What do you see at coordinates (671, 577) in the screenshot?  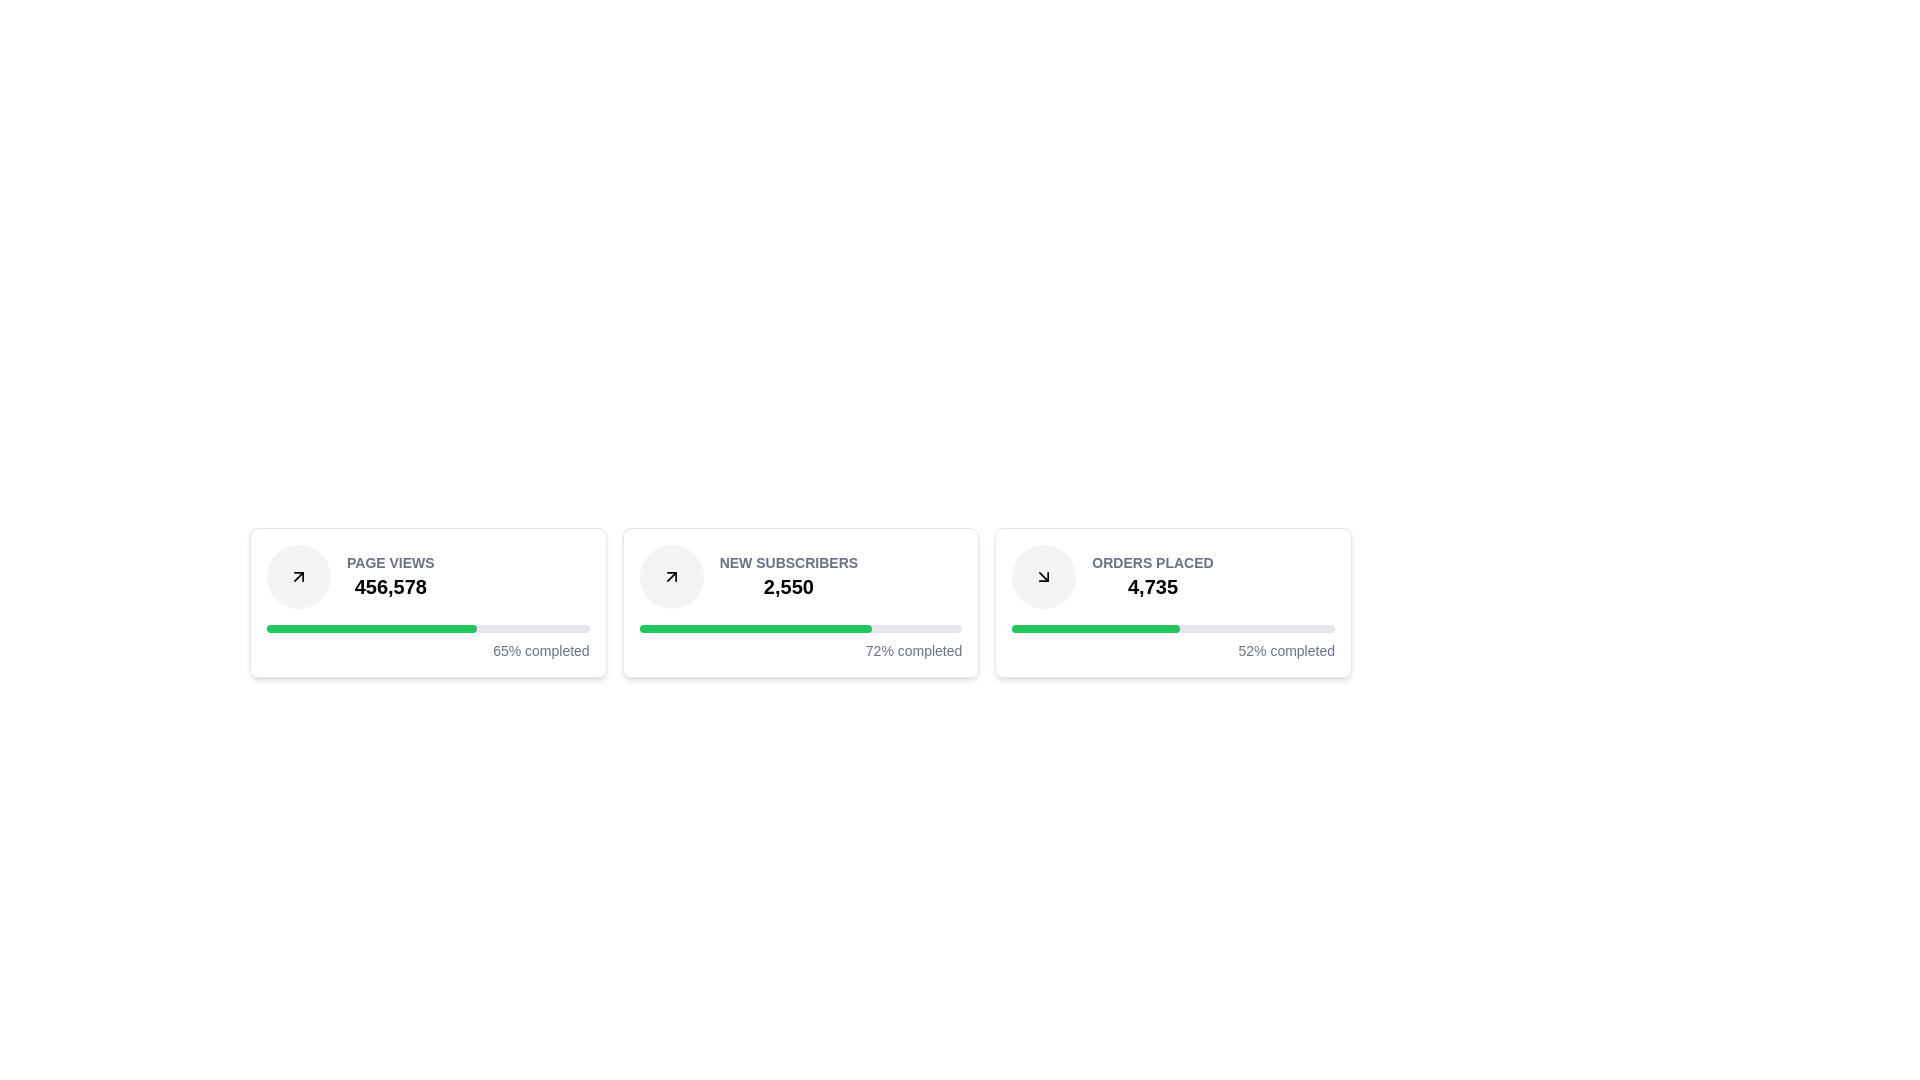 I see `the arrow icon pointing diagonally upward located in the circular background on the left side of the 'PAGE VIEWS' card` at bounding box center [671, 577].